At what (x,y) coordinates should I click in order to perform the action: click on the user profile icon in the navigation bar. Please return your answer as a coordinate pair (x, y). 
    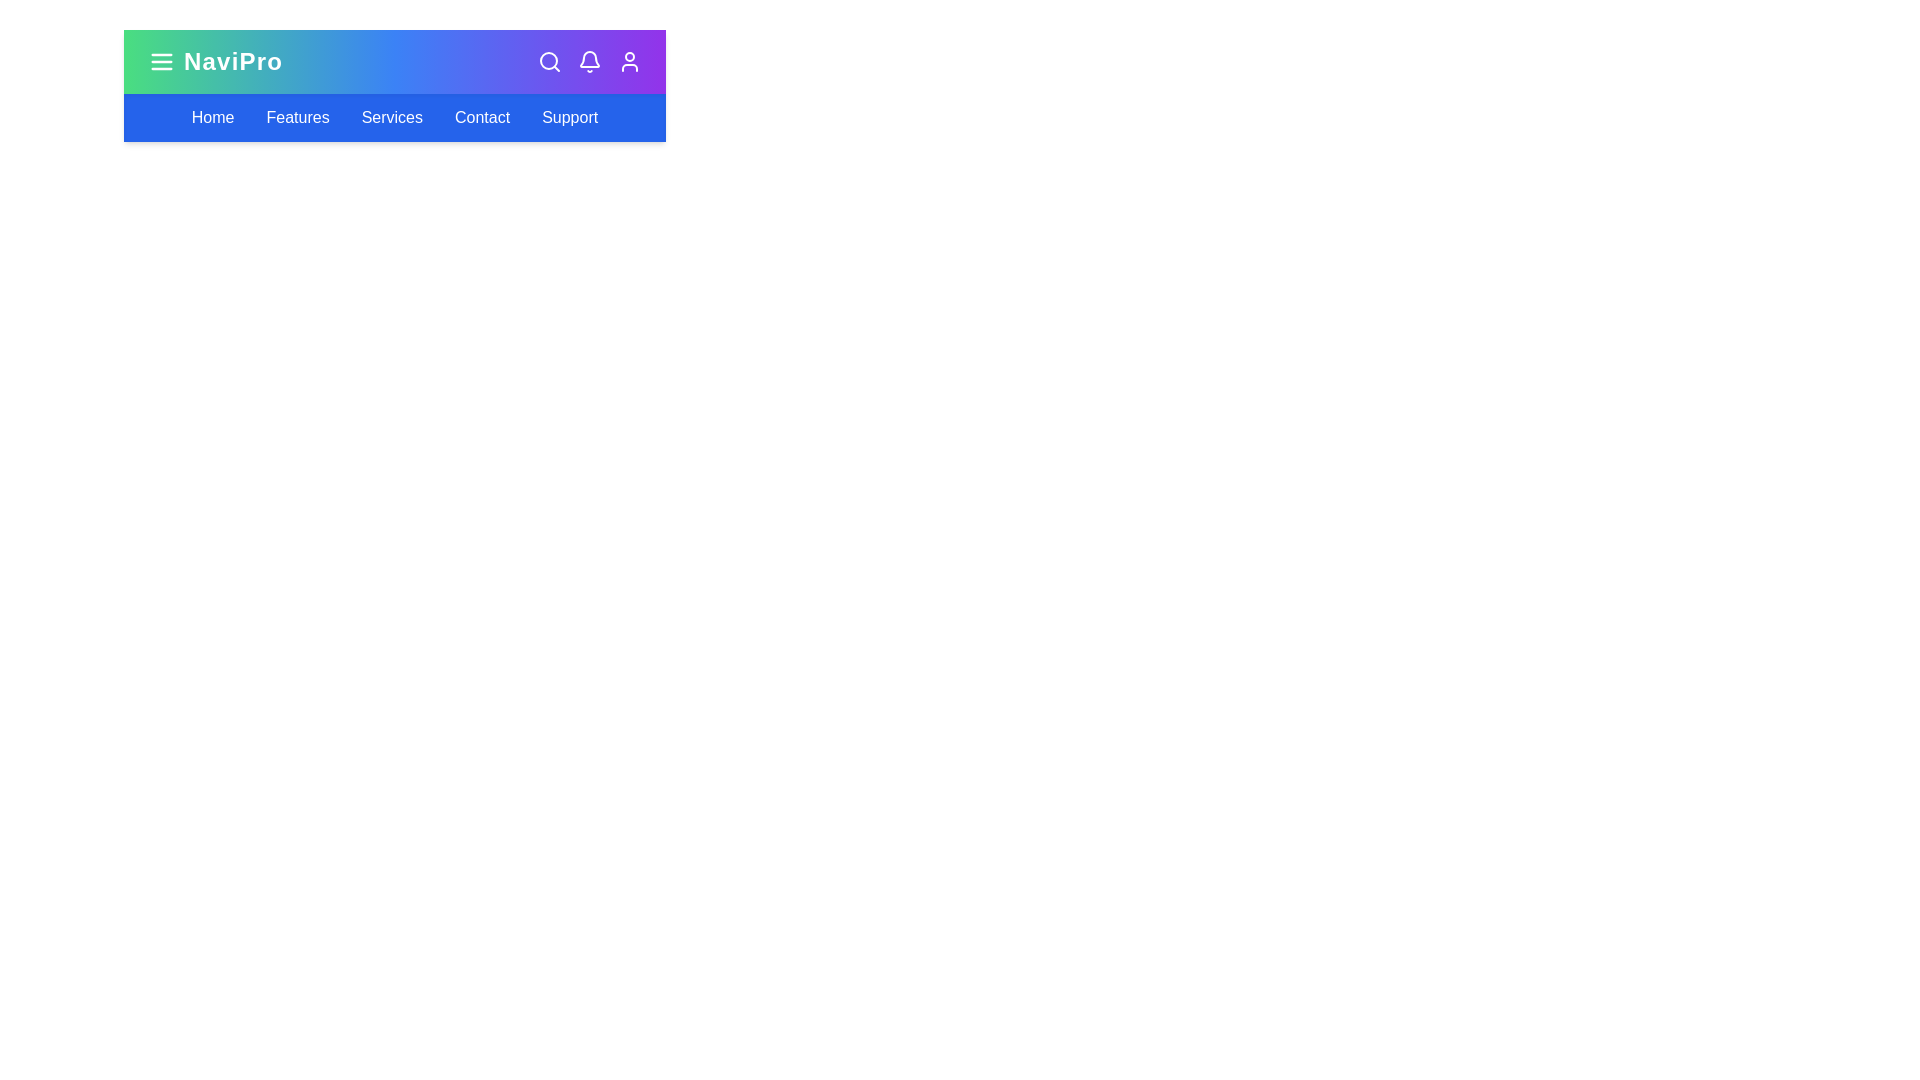
    Looking at the image, I should click on (628, 60).